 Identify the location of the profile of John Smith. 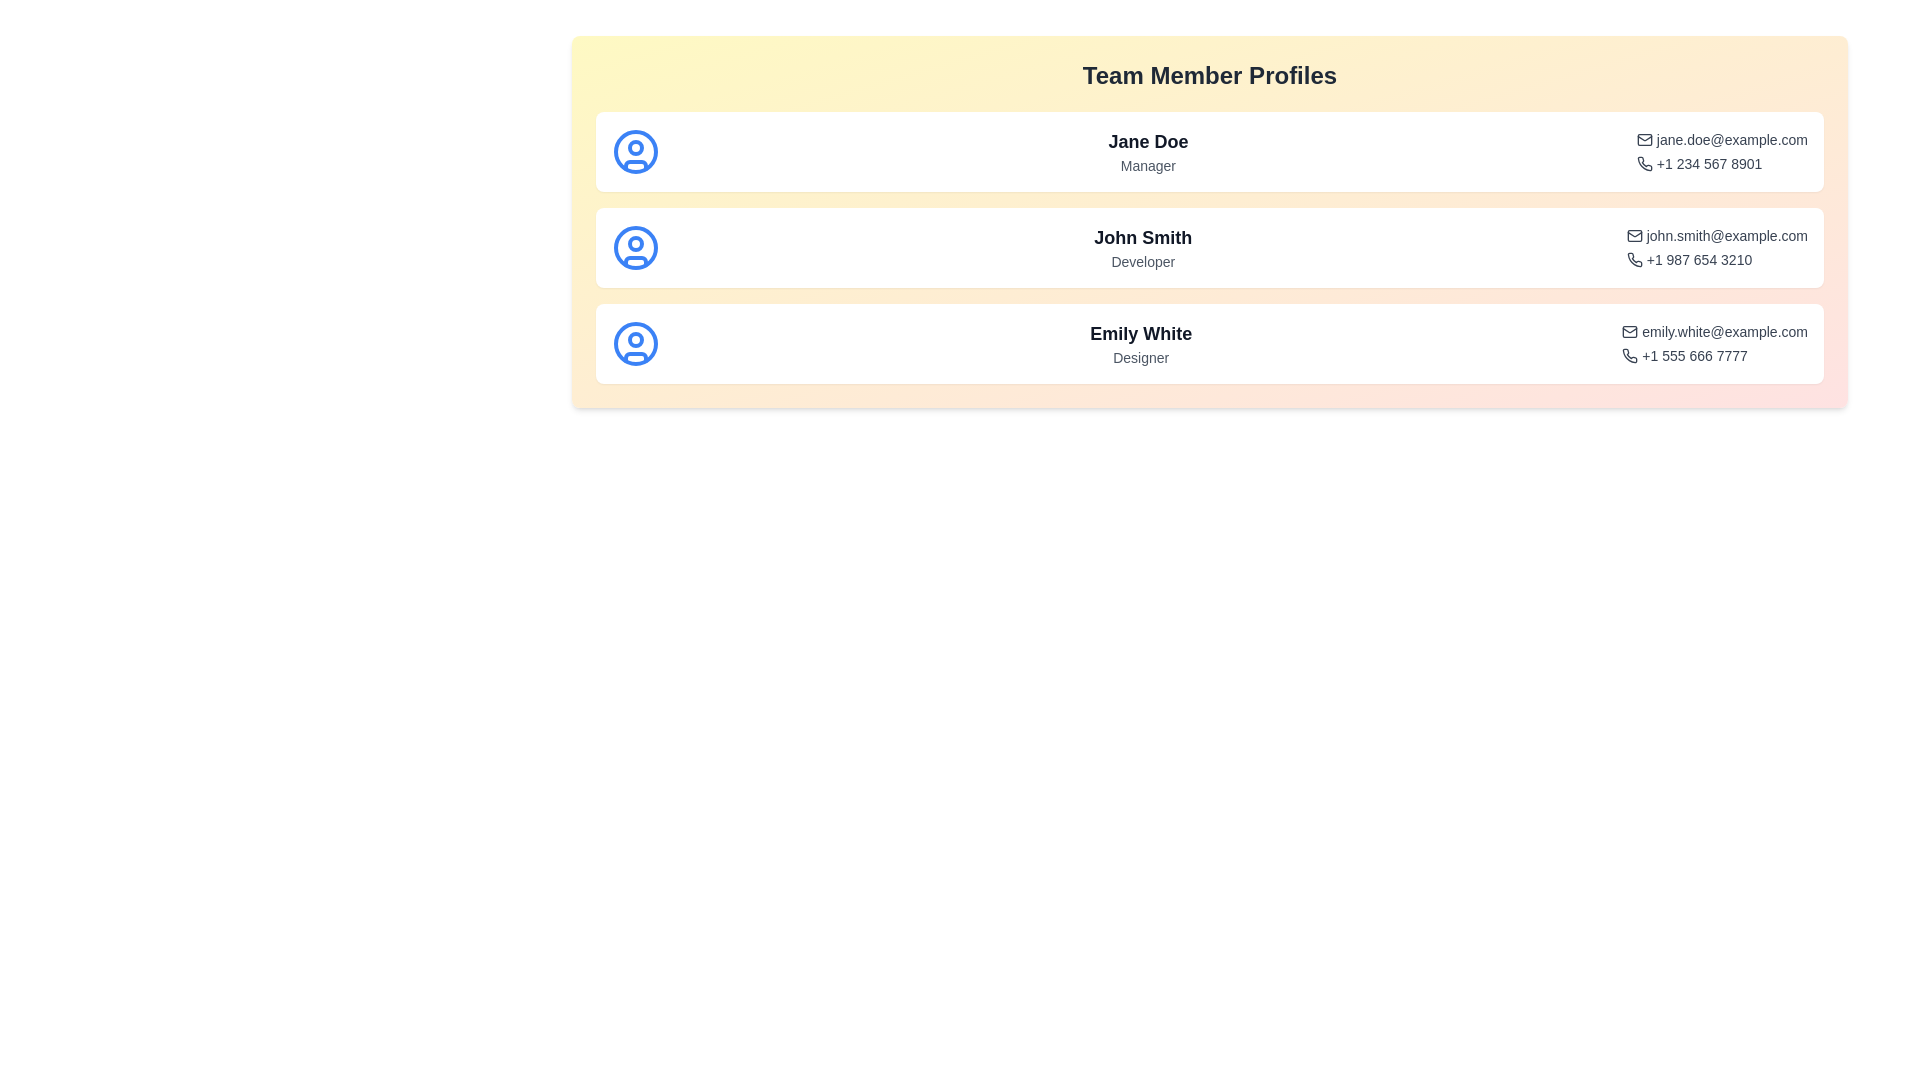
(1208, 246).